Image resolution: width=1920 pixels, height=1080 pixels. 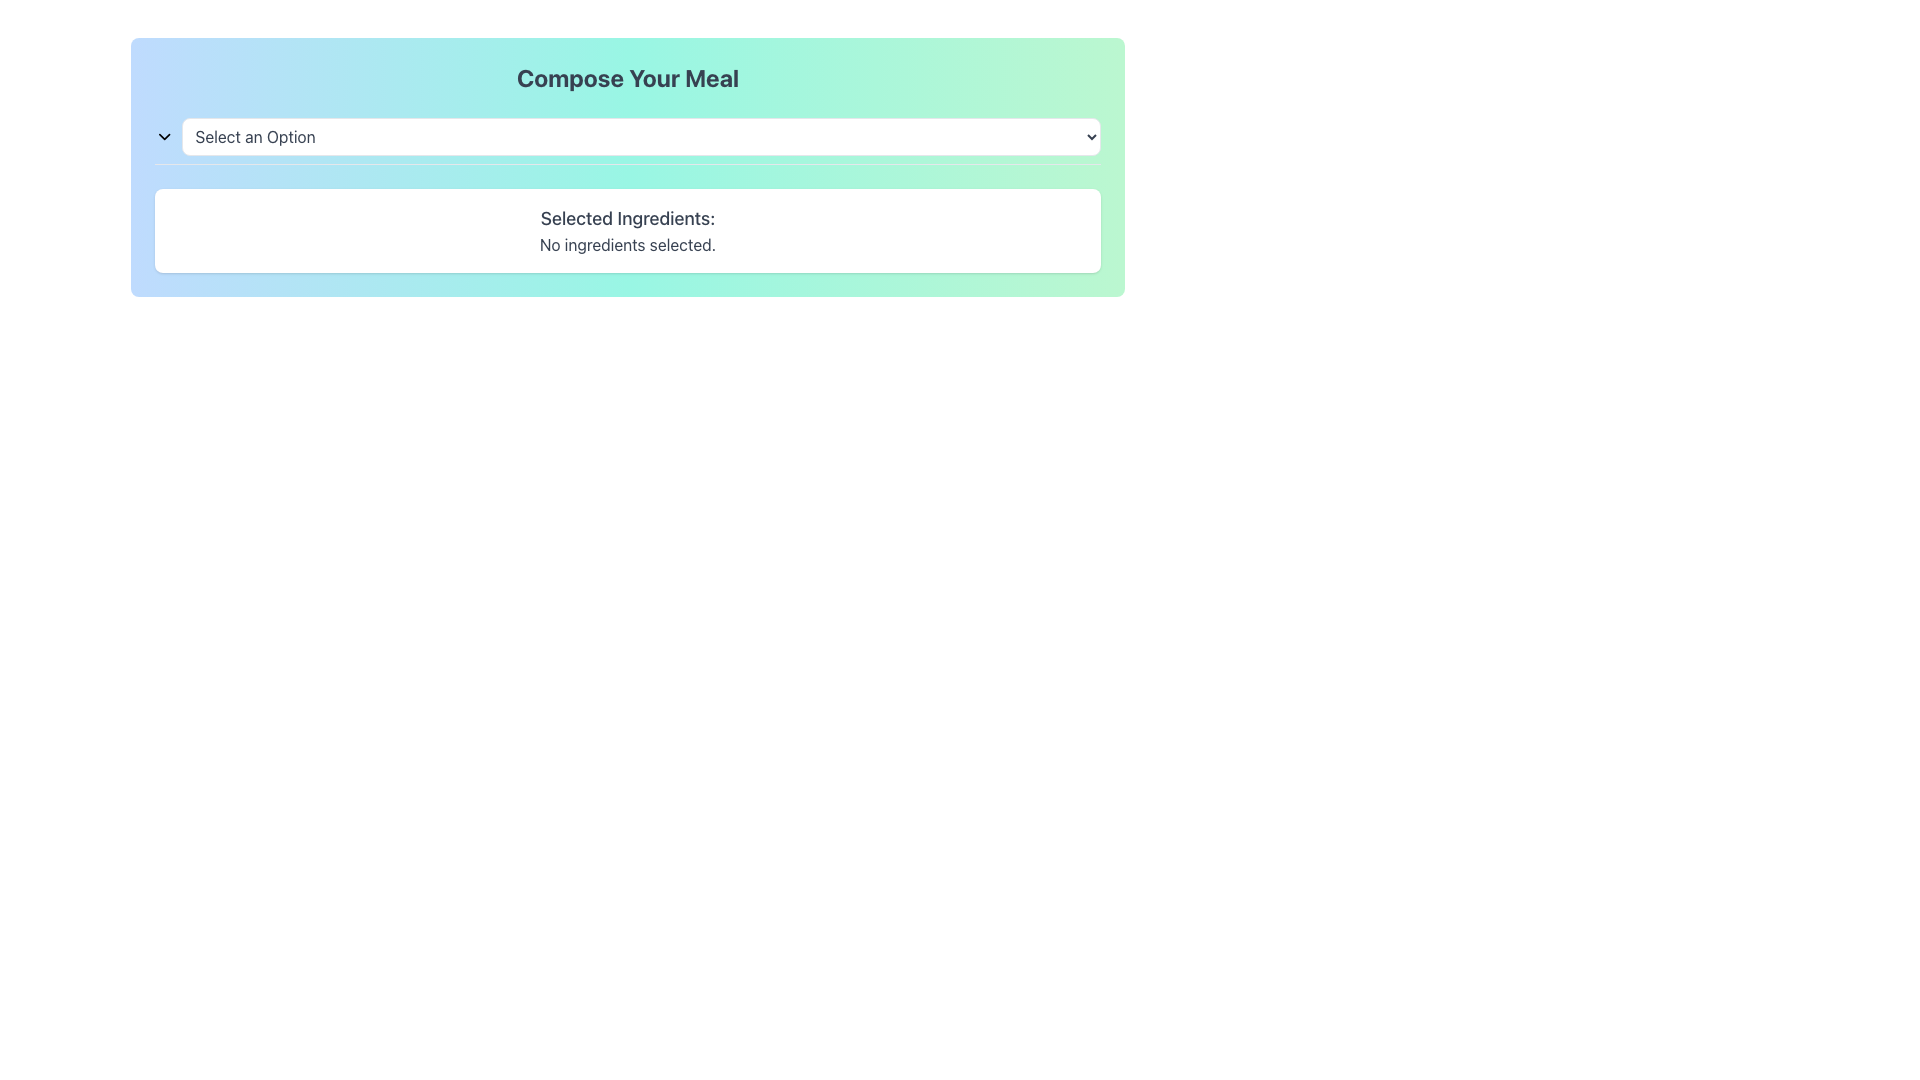 What do you see at coordinates (627, 219) in the screenshot?
I see `header text label positioned above the 'No ingredients selected' text, which serves as an indication of the content of the associated section` at bounding box center [627, 219].